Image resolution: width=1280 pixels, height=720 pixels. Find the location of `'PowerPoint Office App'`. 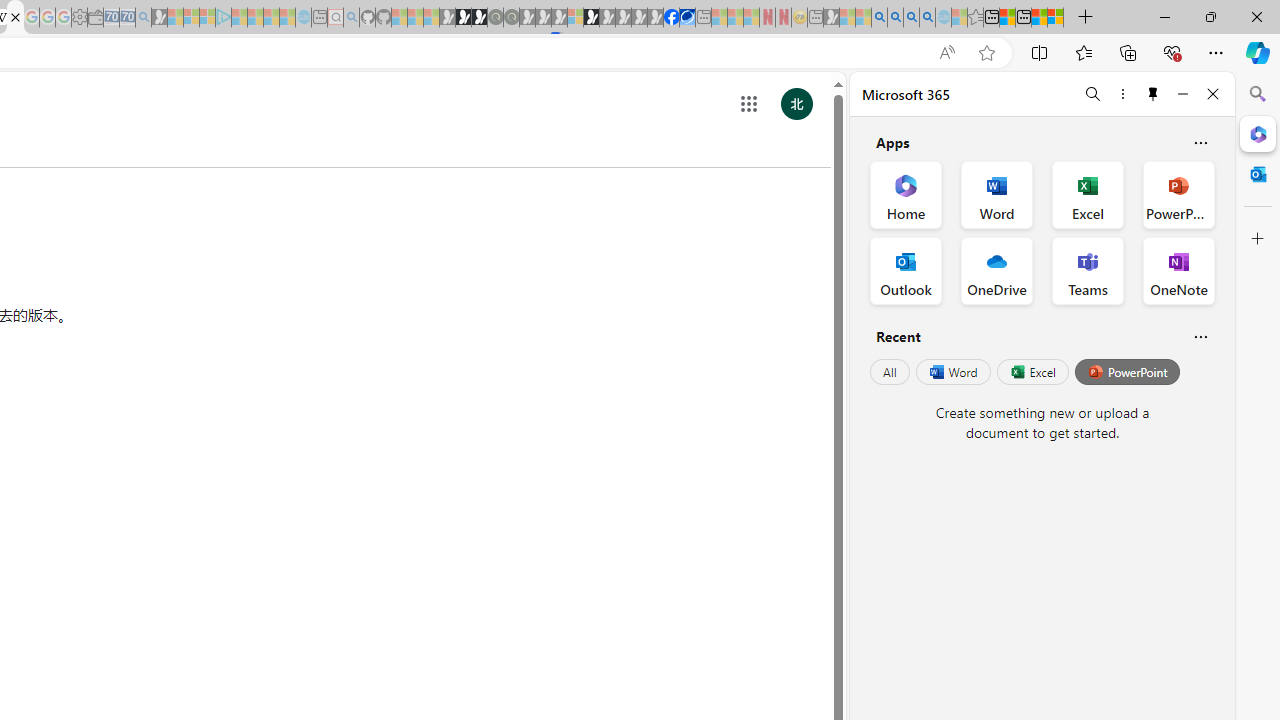

'PowerPoint Office App' is located at coordinates (1178, 195).